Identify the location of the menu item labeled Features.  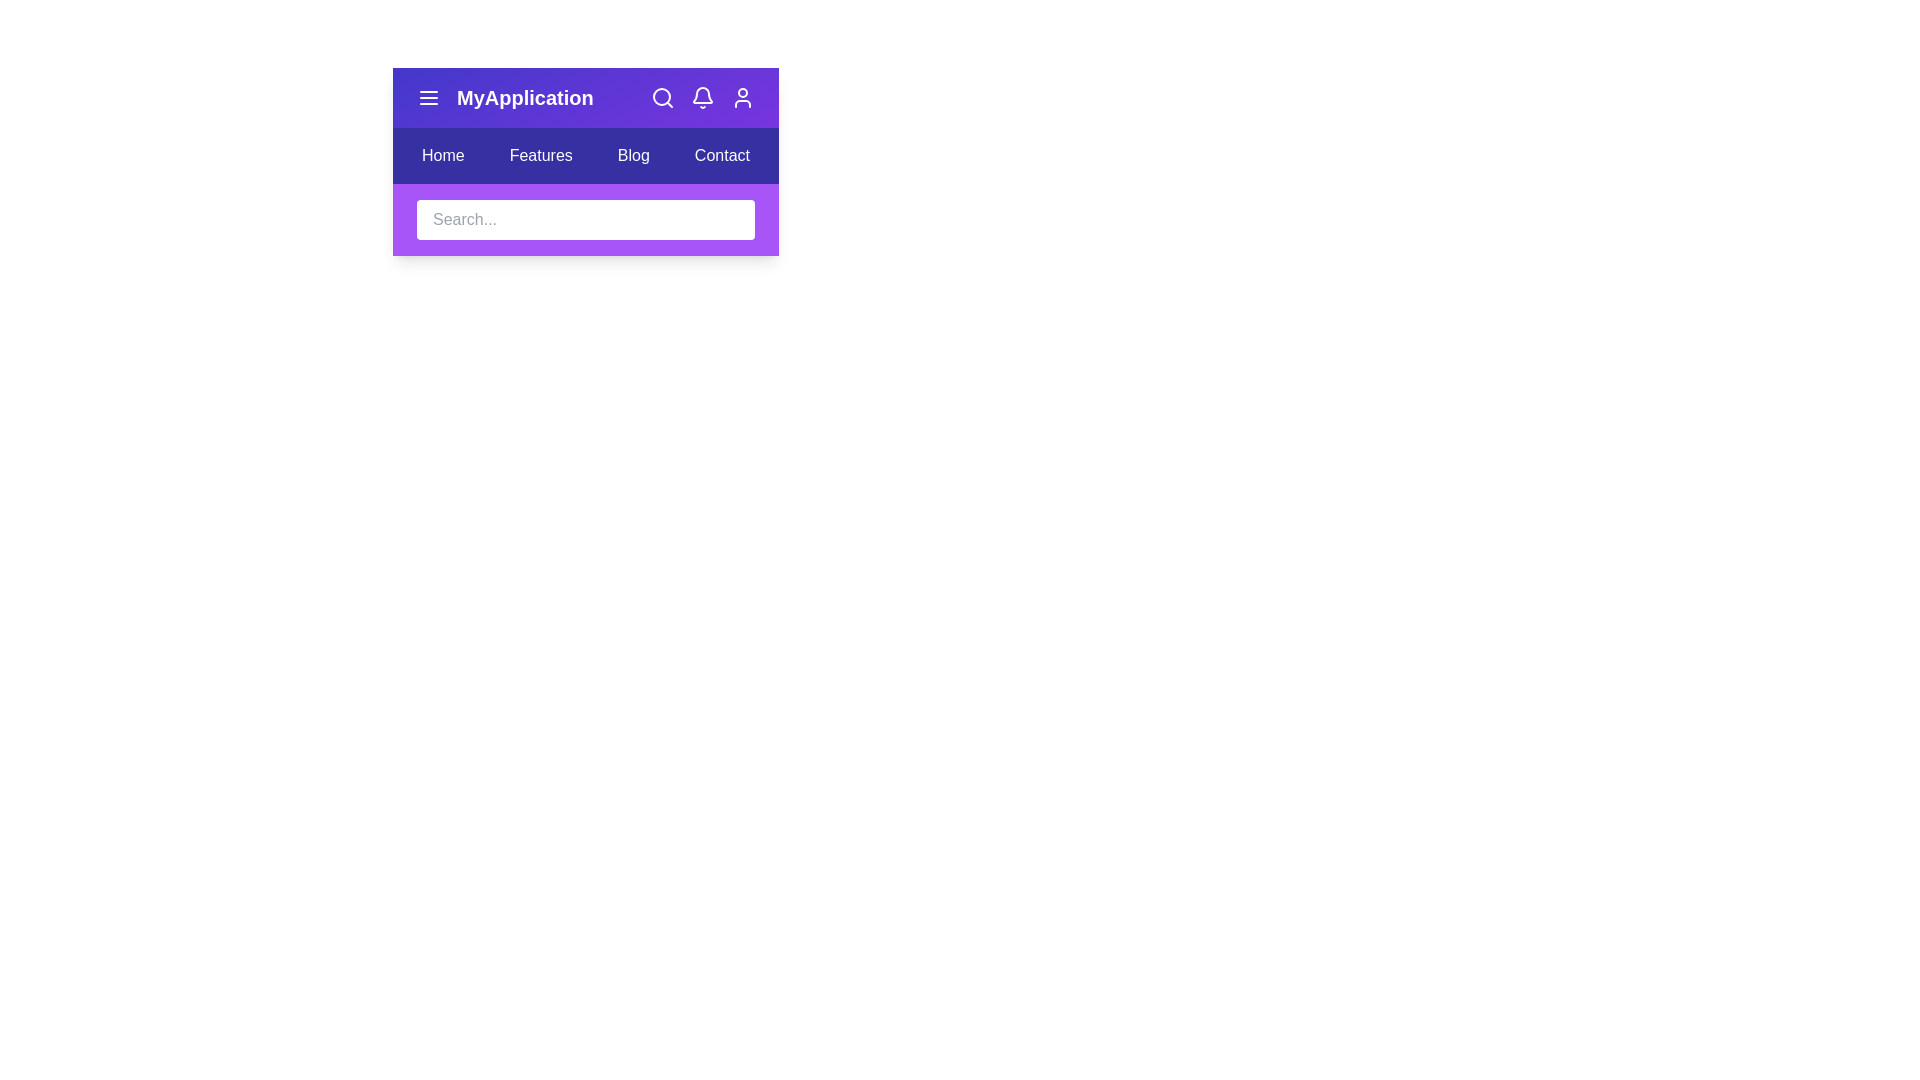
(541, 154).